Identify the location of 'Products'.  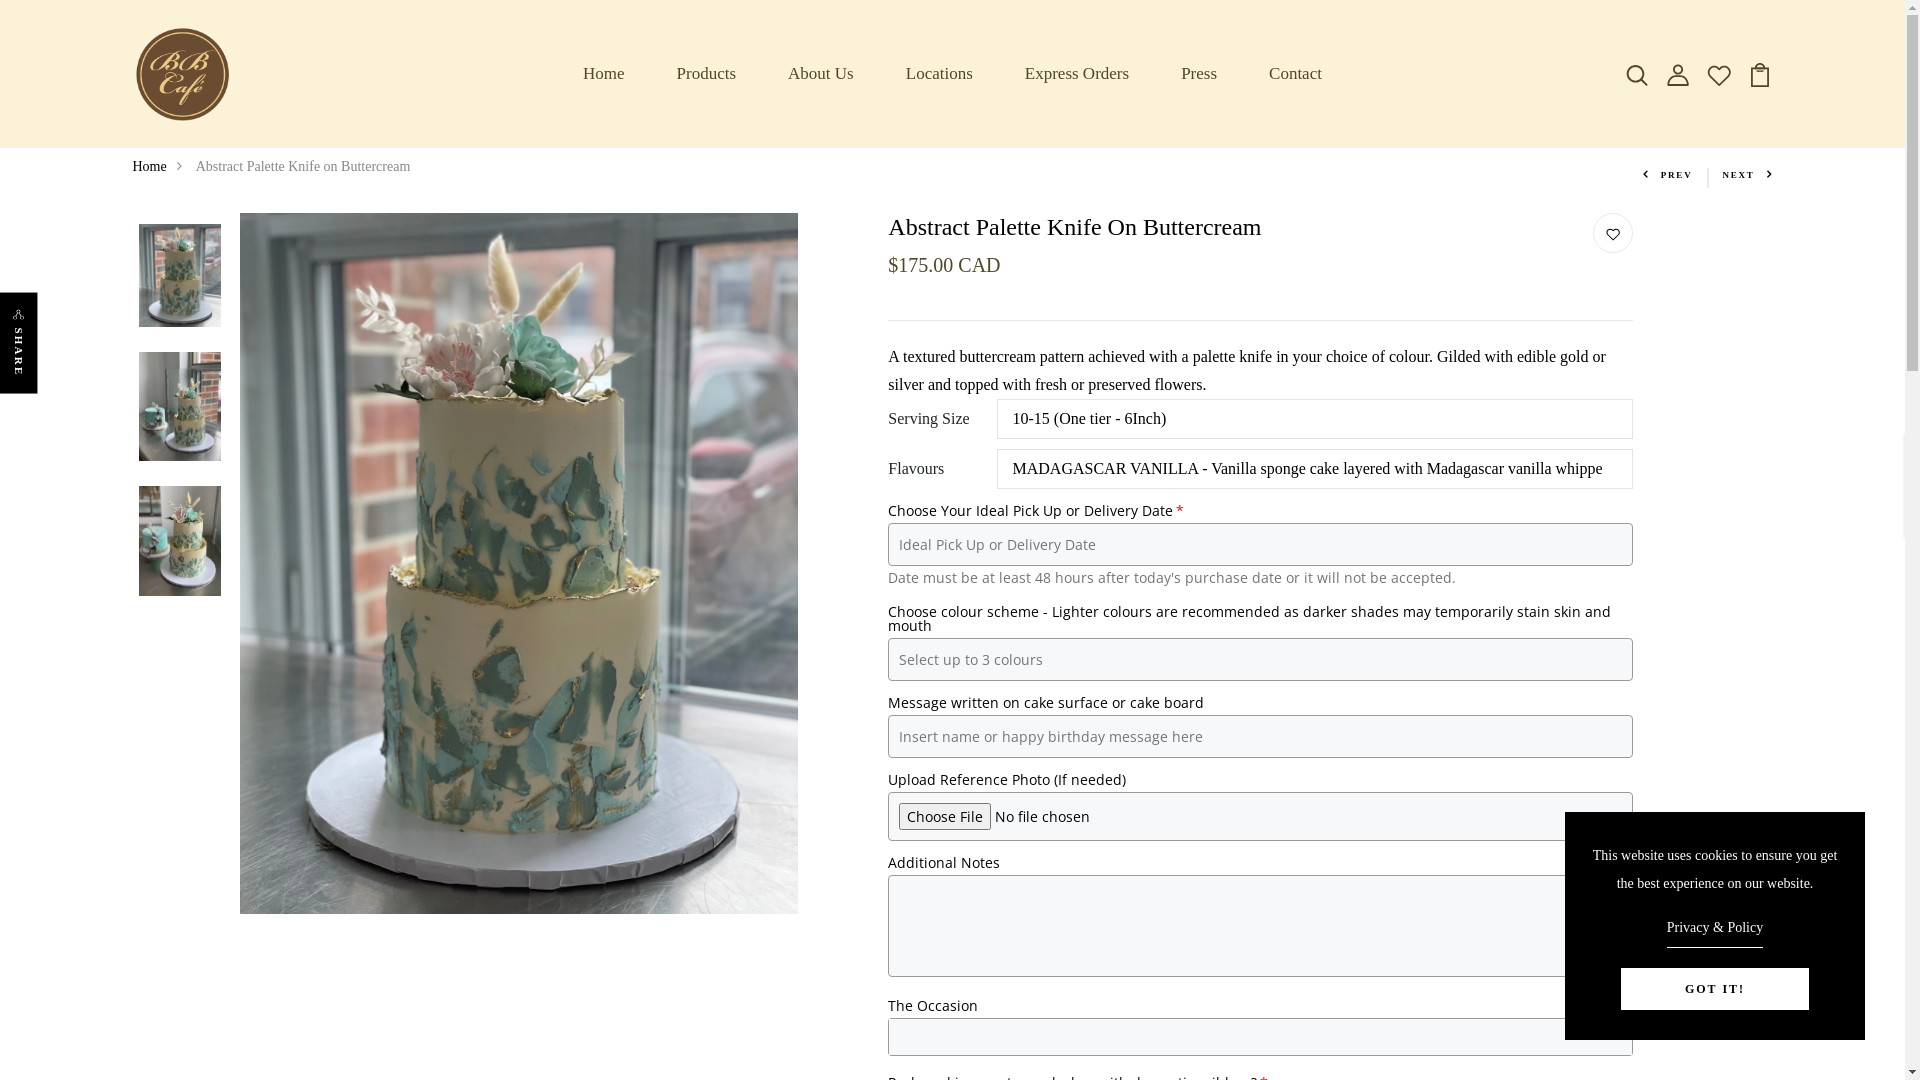
(706, 72).